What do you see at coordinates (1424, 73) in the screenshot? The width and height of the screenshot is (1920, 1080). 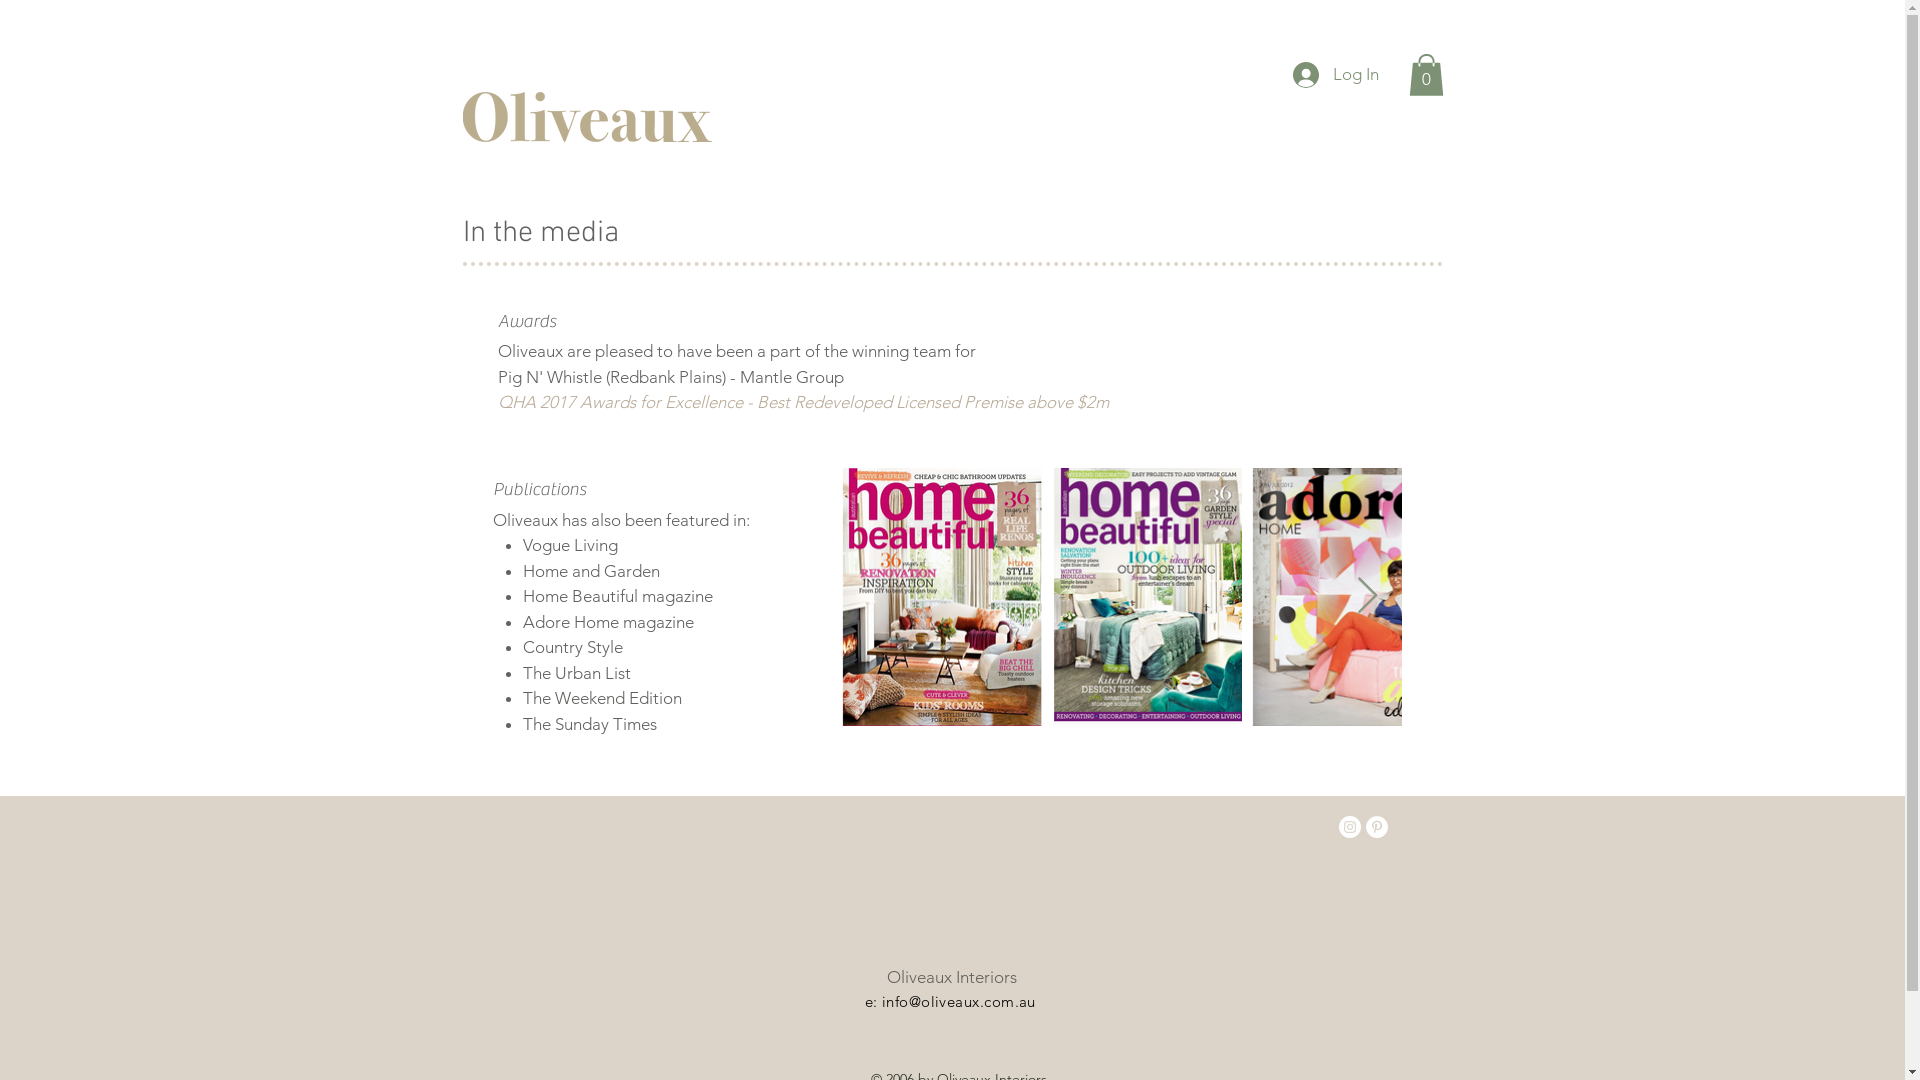 I see `'0'` at bounding box center [1424, 73].